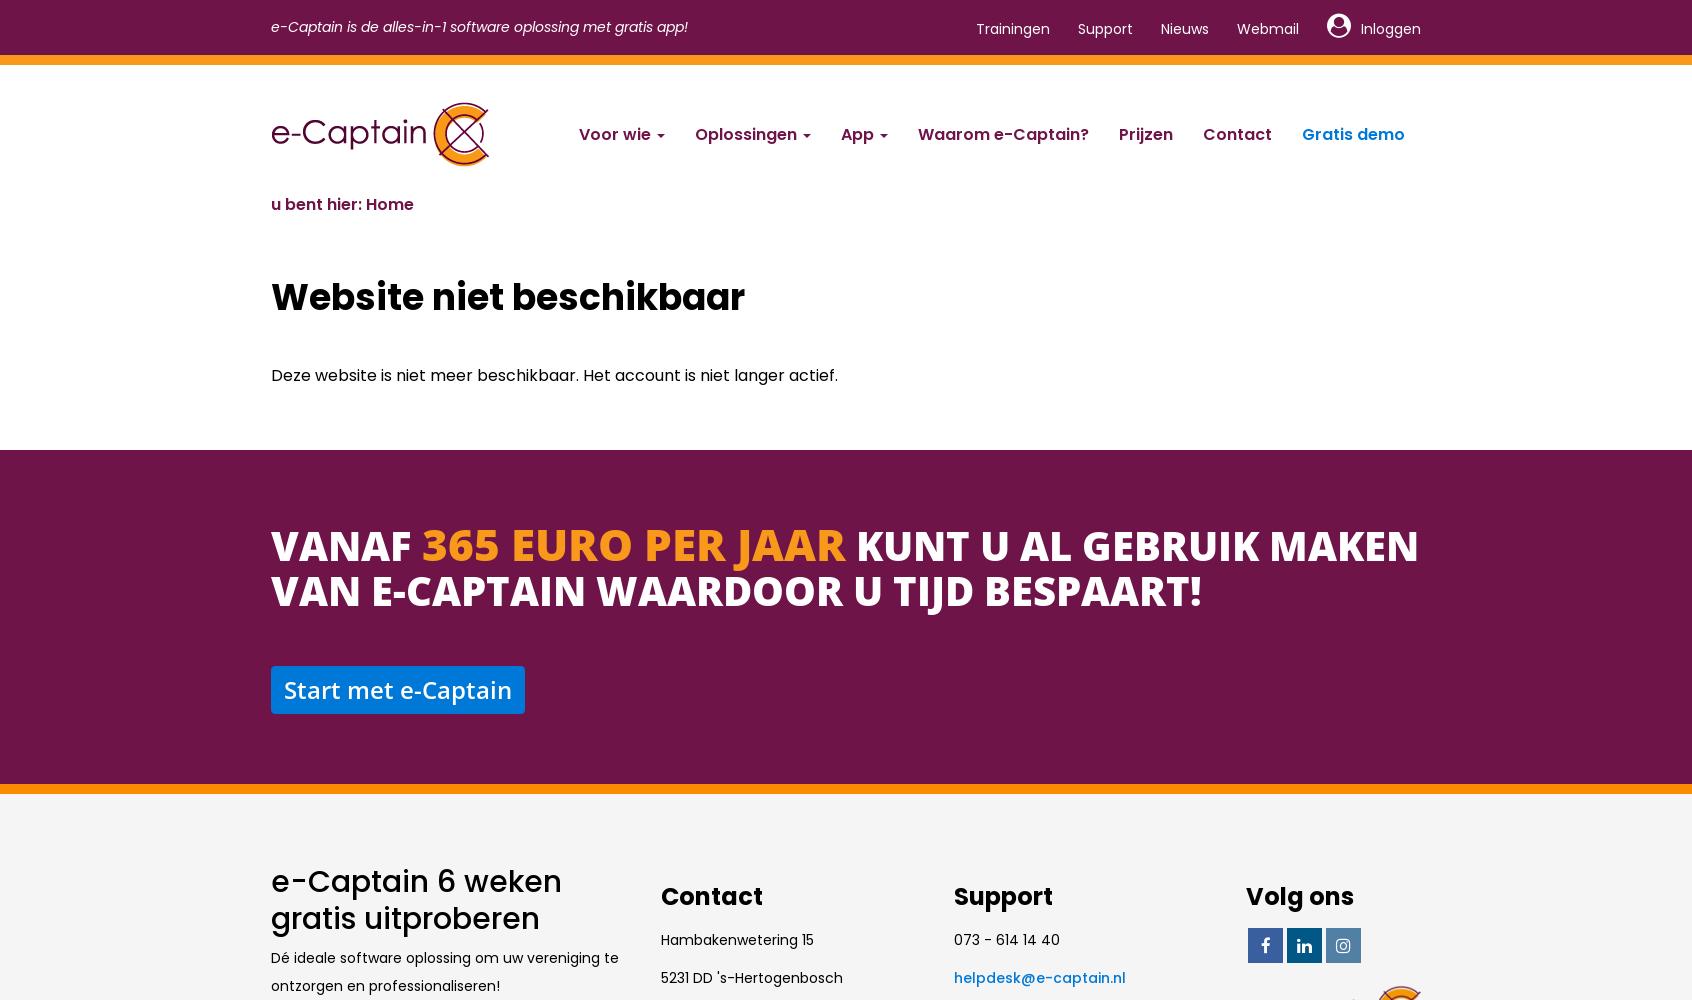  I want to click on 'U bent hier:', so click(317, 203).